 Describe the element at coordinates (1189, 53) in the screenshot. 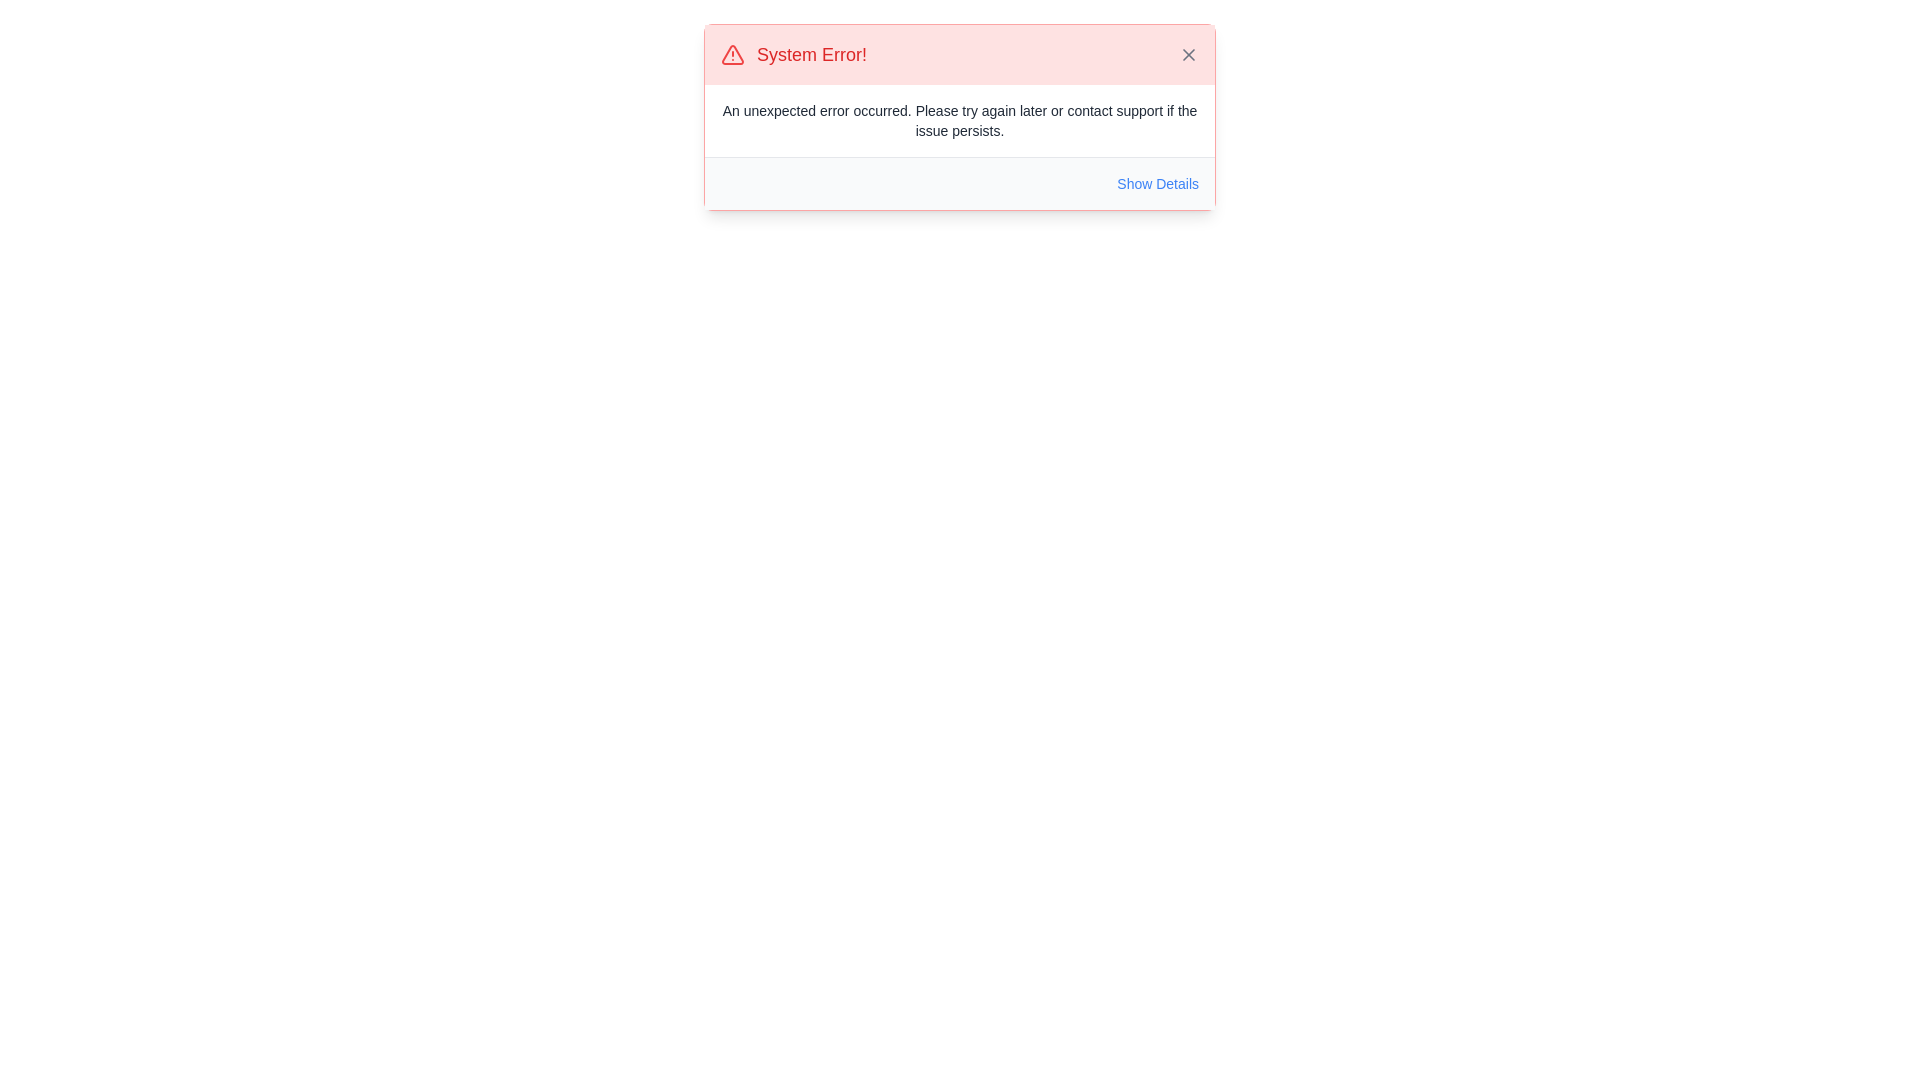

I see `the close button located at the top-right corner of the red alert box` at that location.